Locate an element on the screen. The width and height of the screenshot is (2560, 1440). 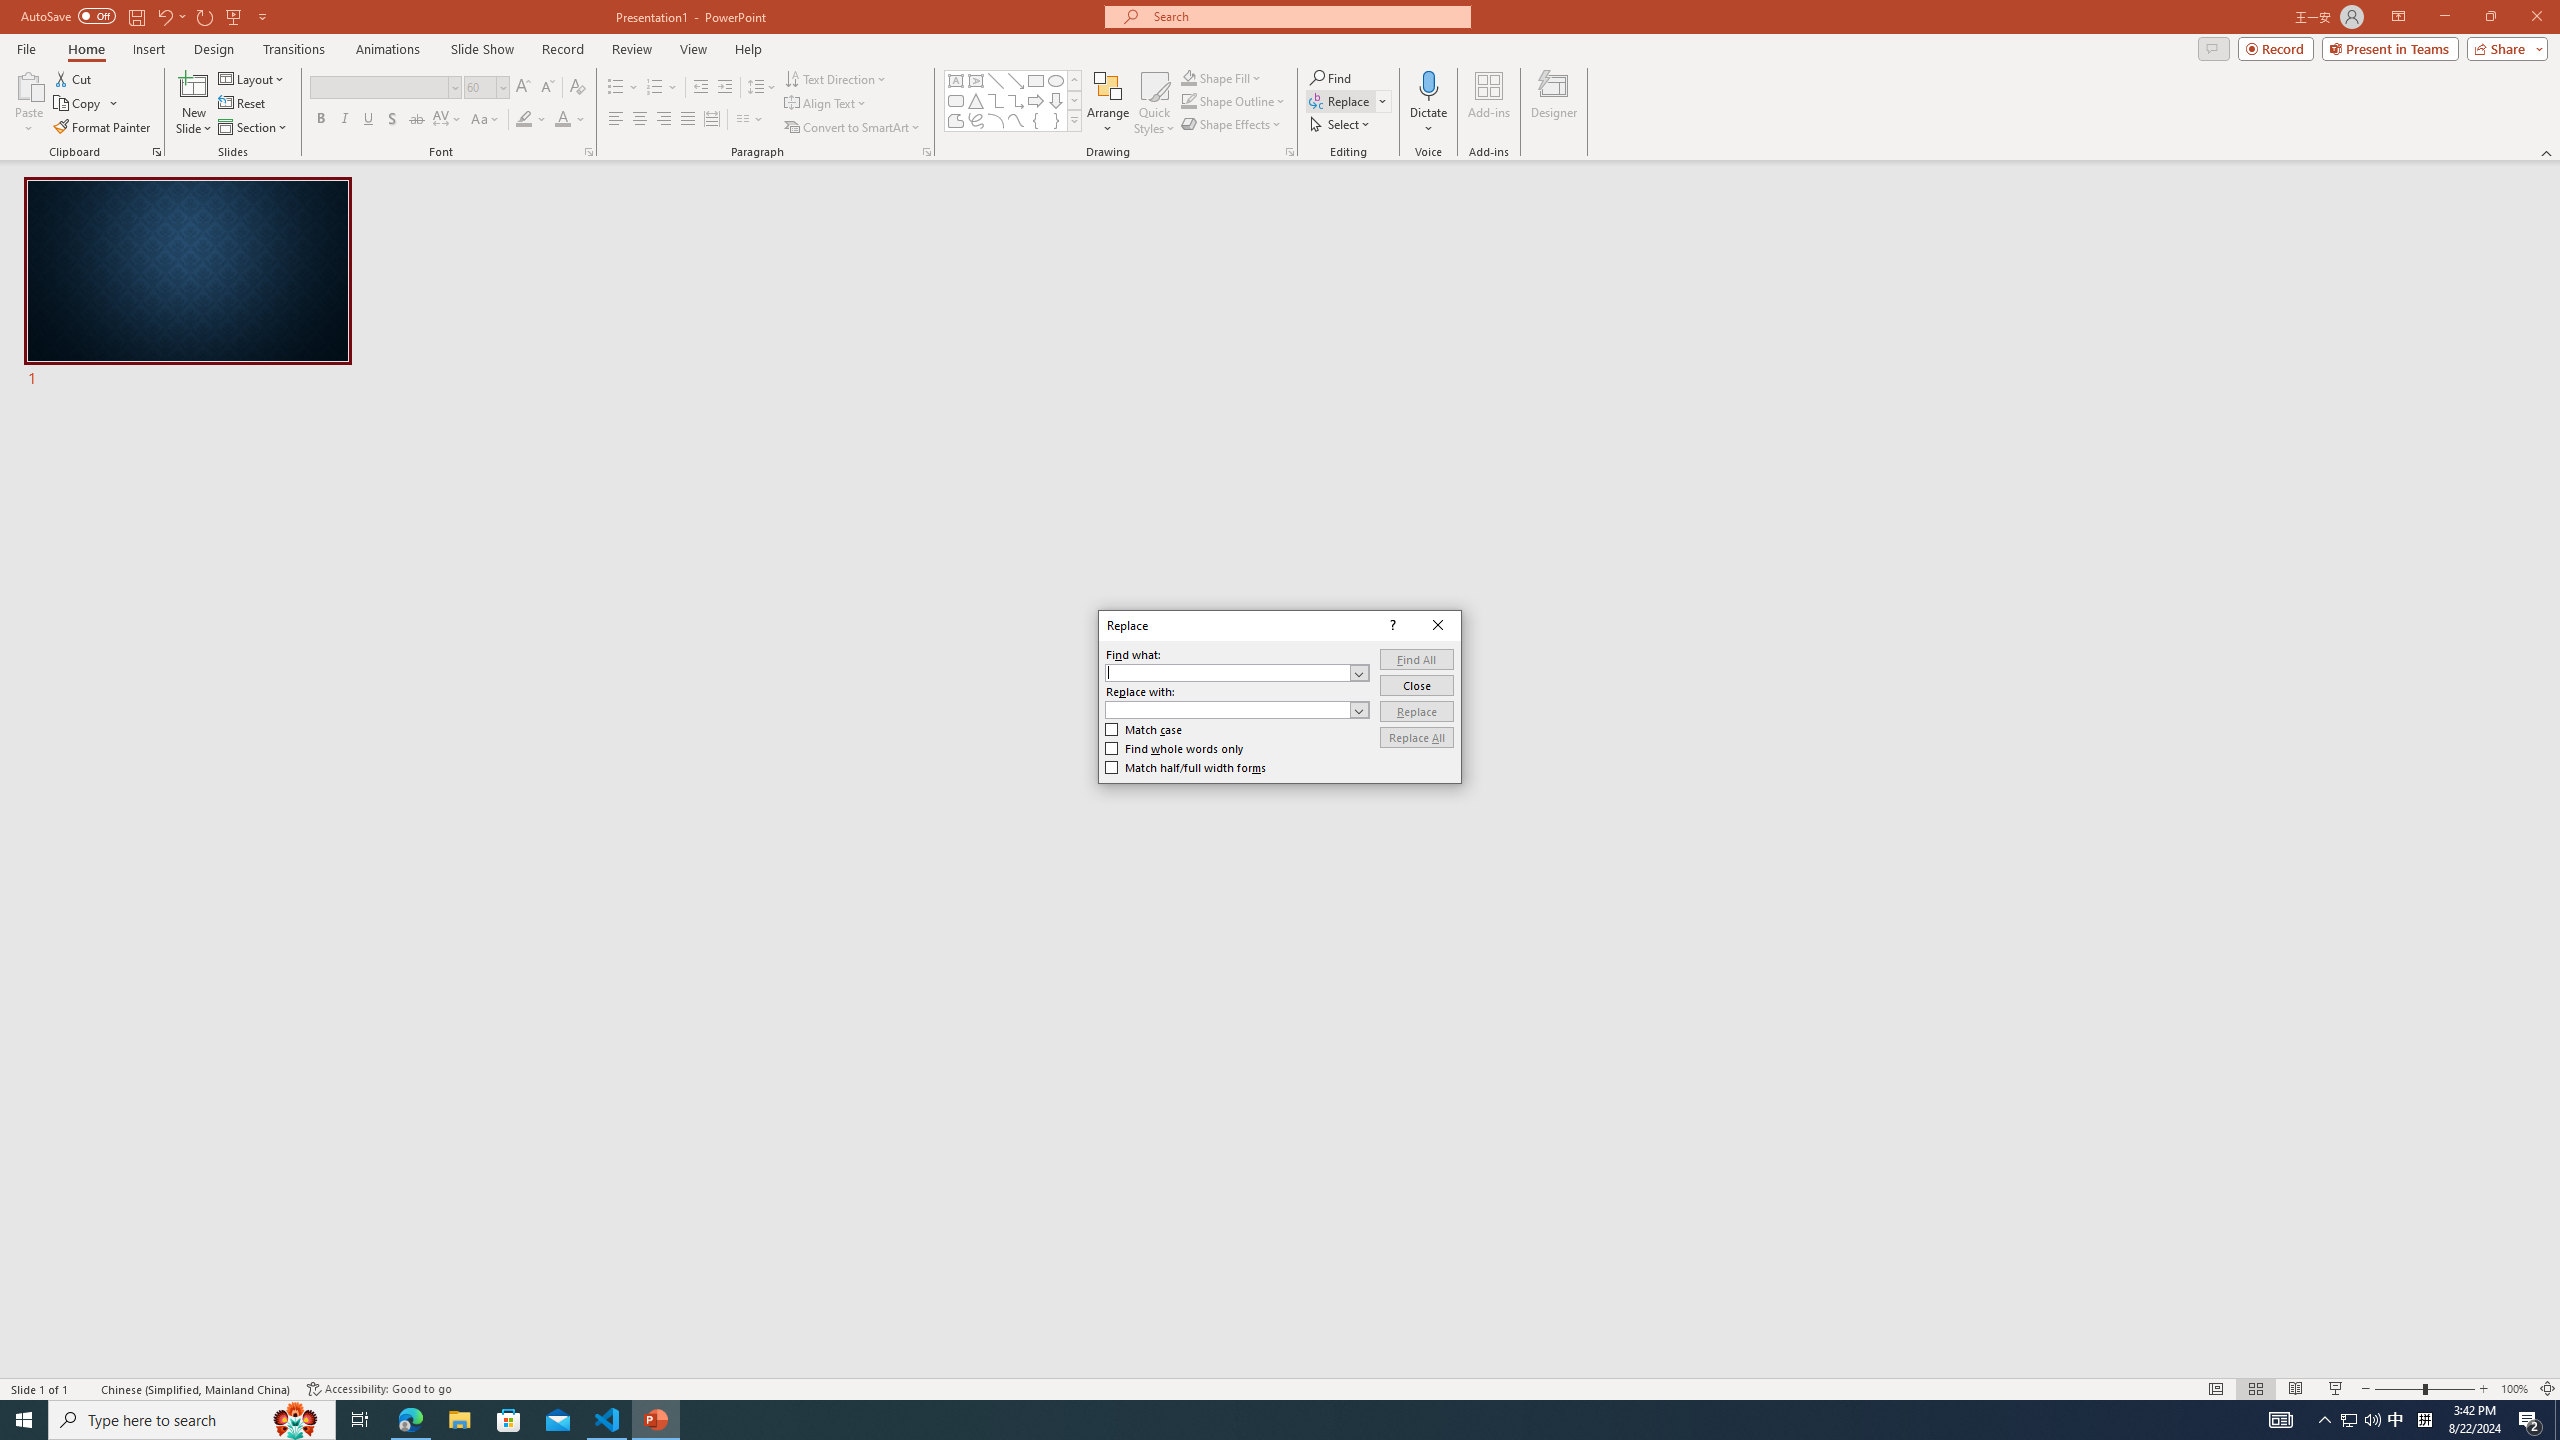
'Arrow: Right' is located at coordinates (1035, 99).